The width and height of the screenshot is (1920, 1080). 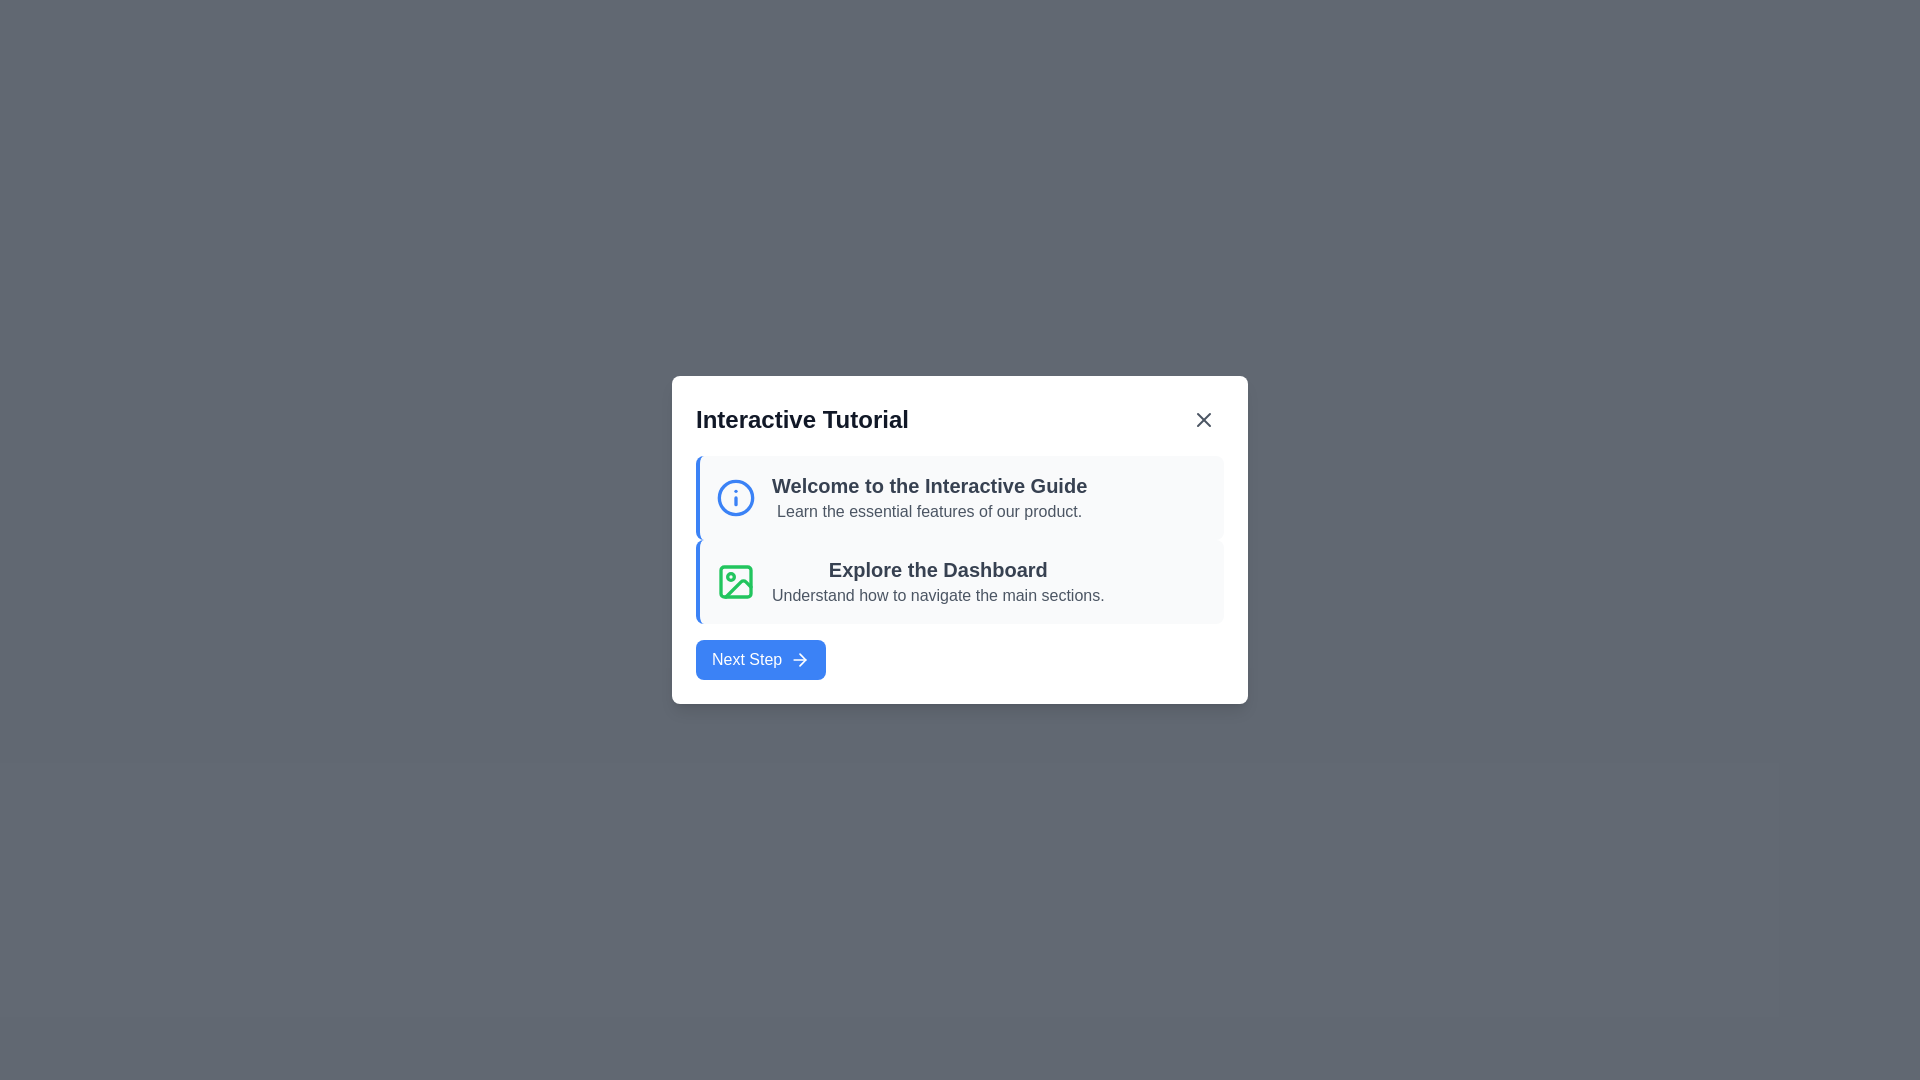 What do you see at coordinates (937, 595) in the screenshot?
I see `the static text label reading 'Understand how to navigate the main sections.' which is located directly below the title 'Explore the Dashboard' in a white card` at bounding box center [937, 595].